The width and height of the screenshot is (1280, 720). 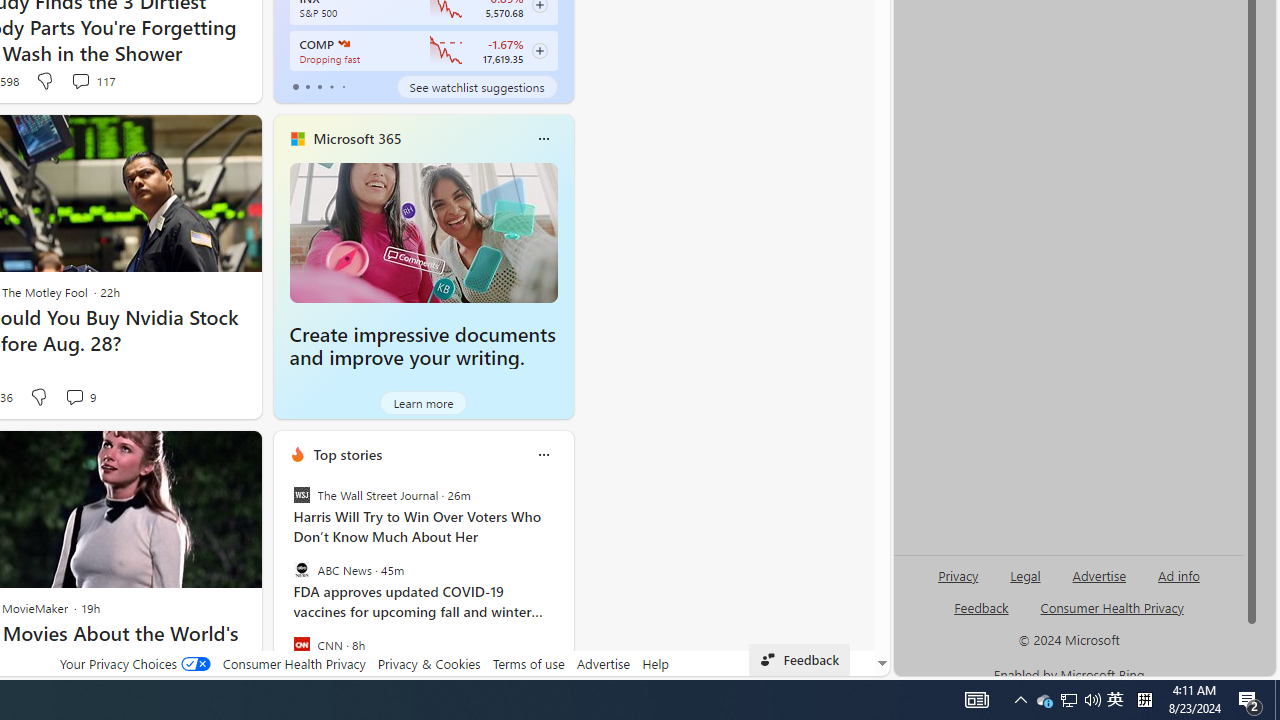 What do you see at coordinates (539, 50) in the screenshot?
I see `'Class: follow-button  m'` at bounding box center [539, 50].